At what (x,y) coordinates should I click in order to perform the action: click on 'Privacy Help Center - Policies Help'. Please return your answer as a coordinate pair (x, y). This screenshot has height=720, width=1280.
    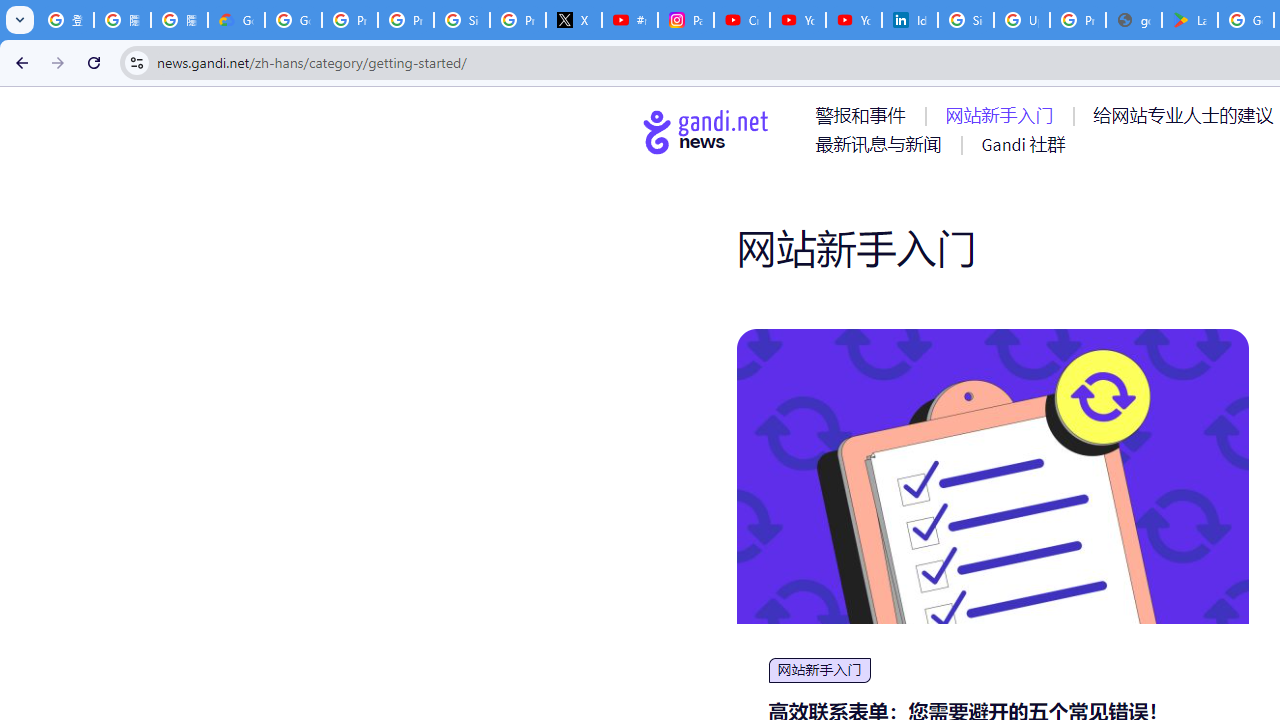
    Looking at the image, I should click on (404, 20).